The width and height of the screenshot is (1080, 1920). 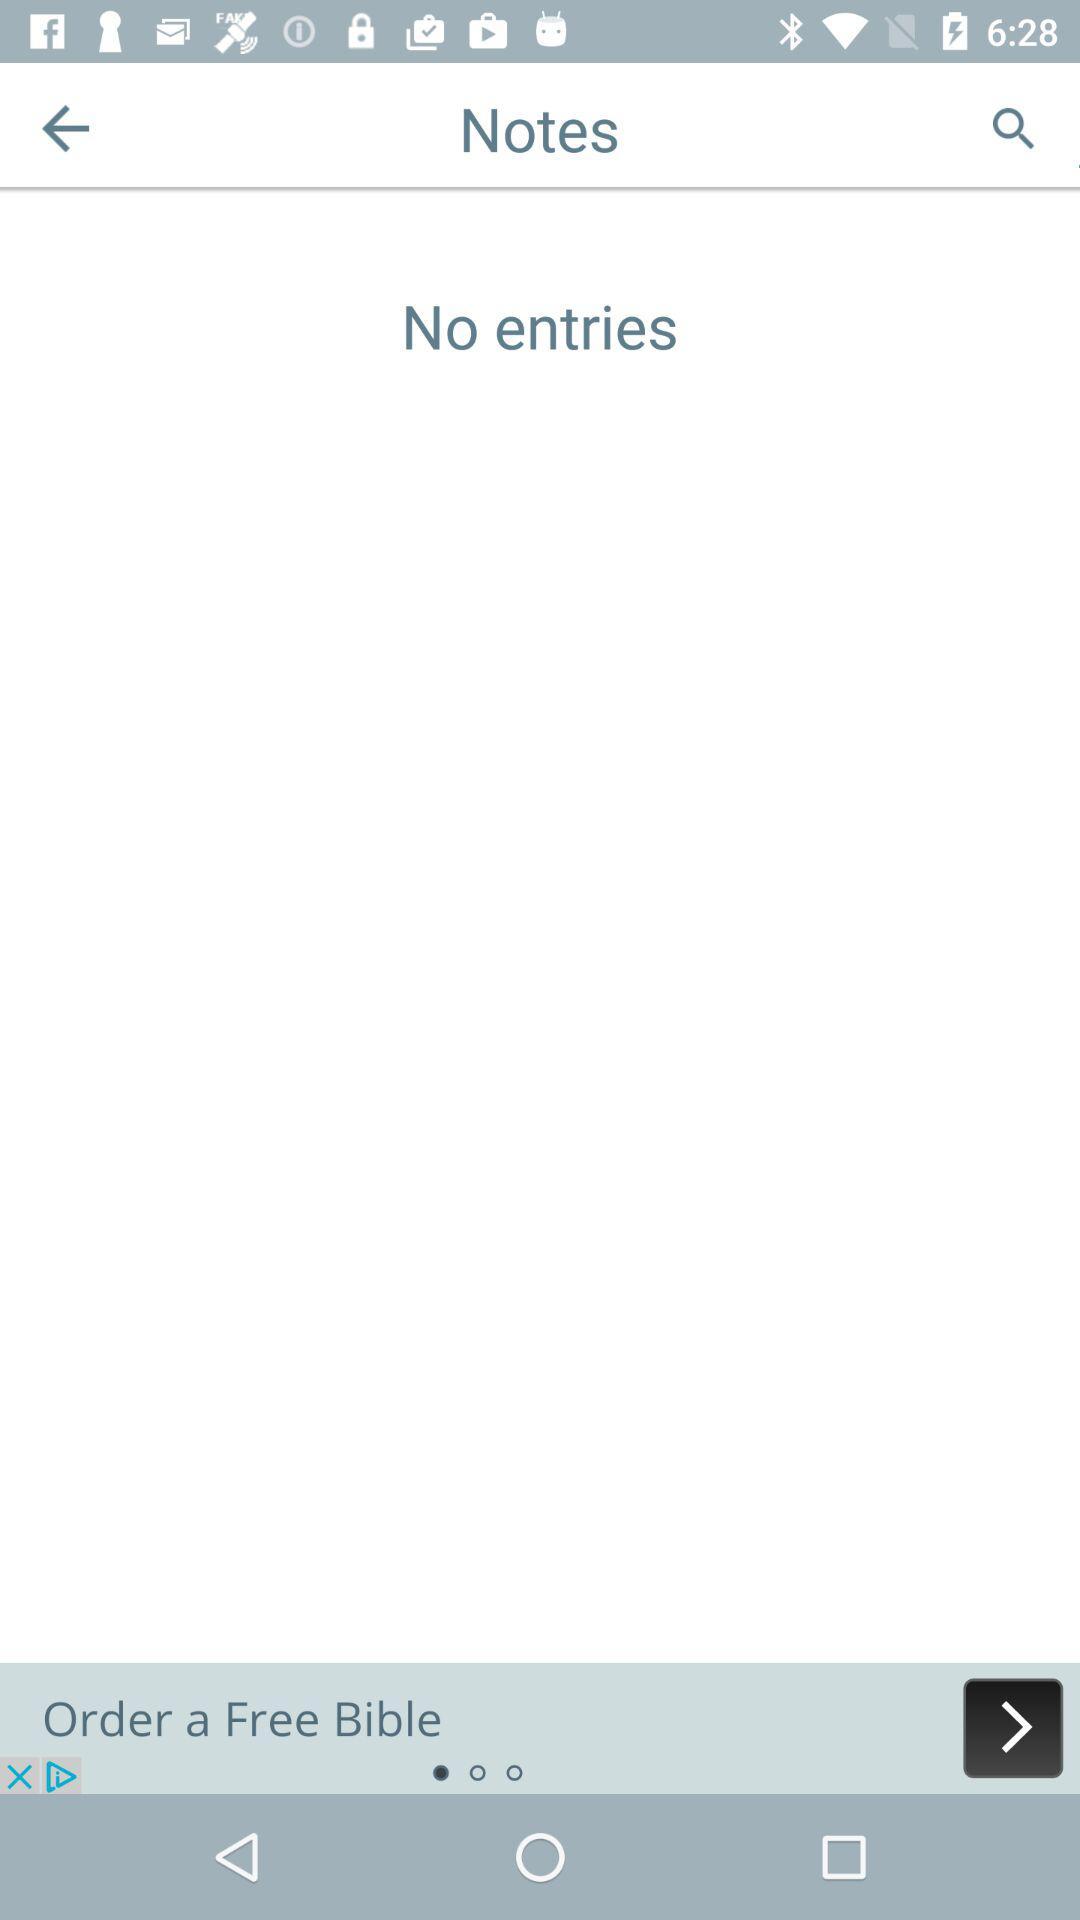 I want to click on search, so click(x=1013, y=127).